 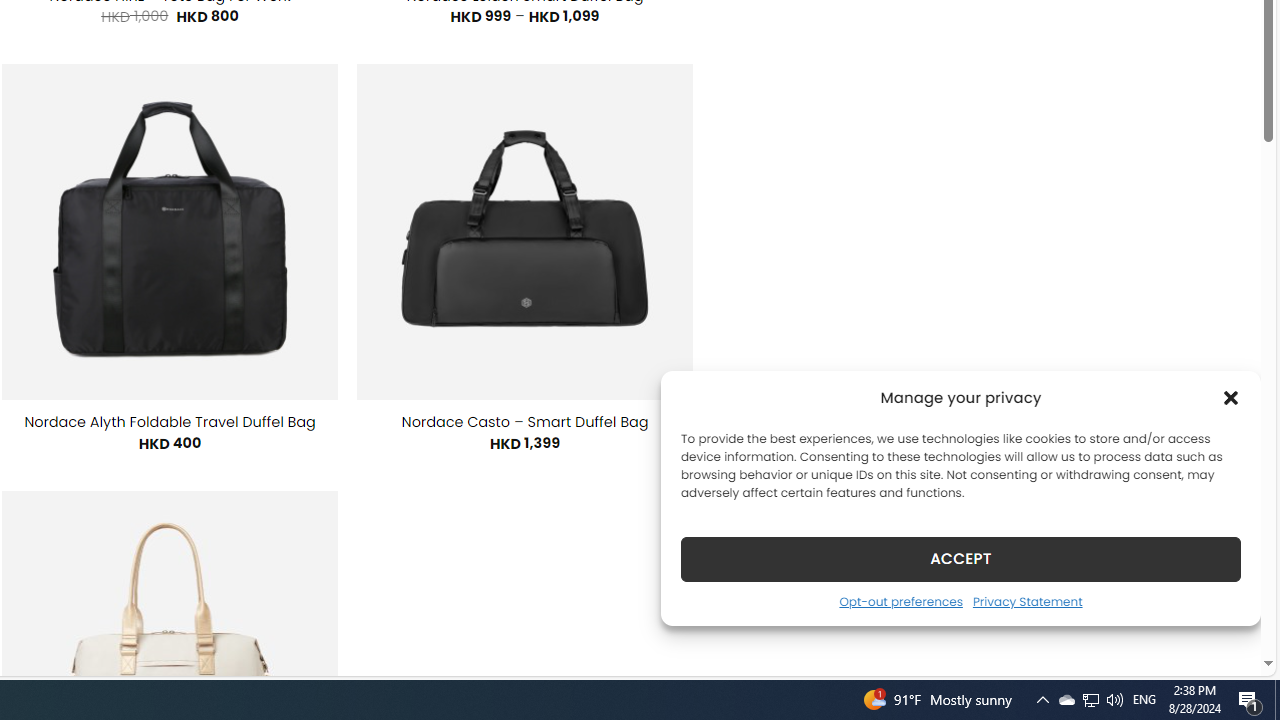 I want to click on 'Privacy Statement', so click(x=1027, y=600).